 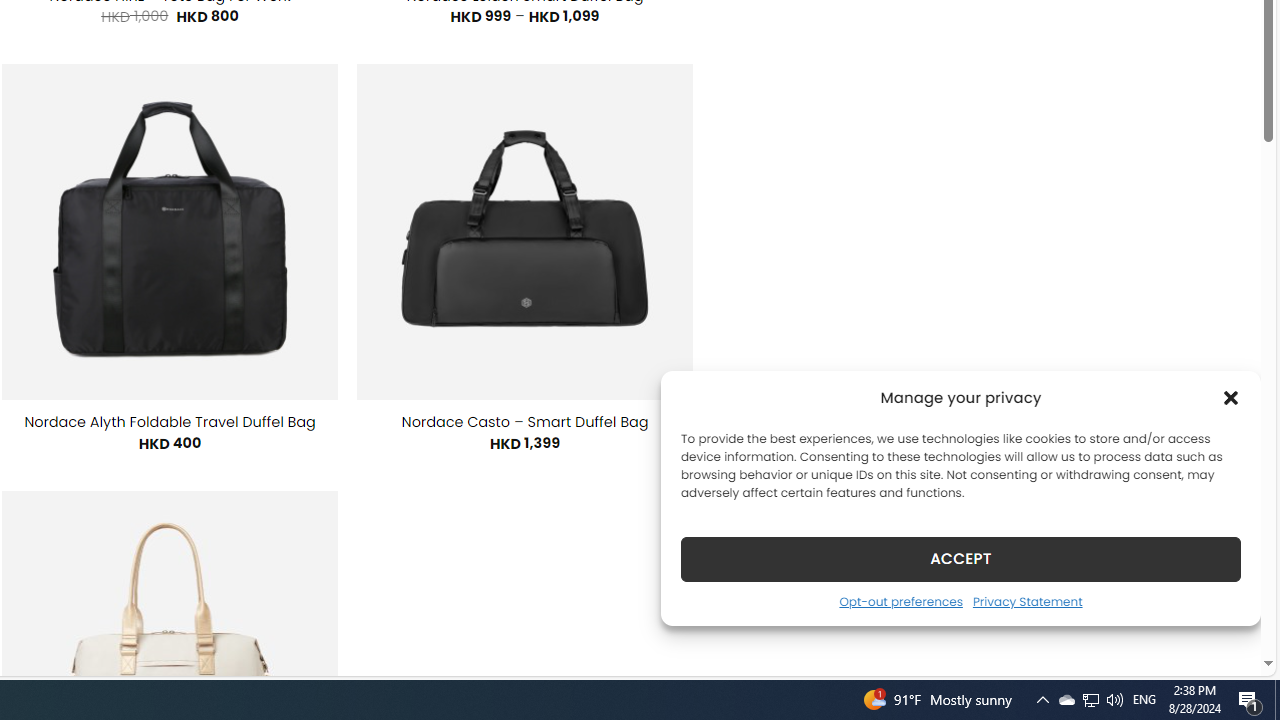 I want to click on 'Privacy Statement', so click(x=1027, y=600).